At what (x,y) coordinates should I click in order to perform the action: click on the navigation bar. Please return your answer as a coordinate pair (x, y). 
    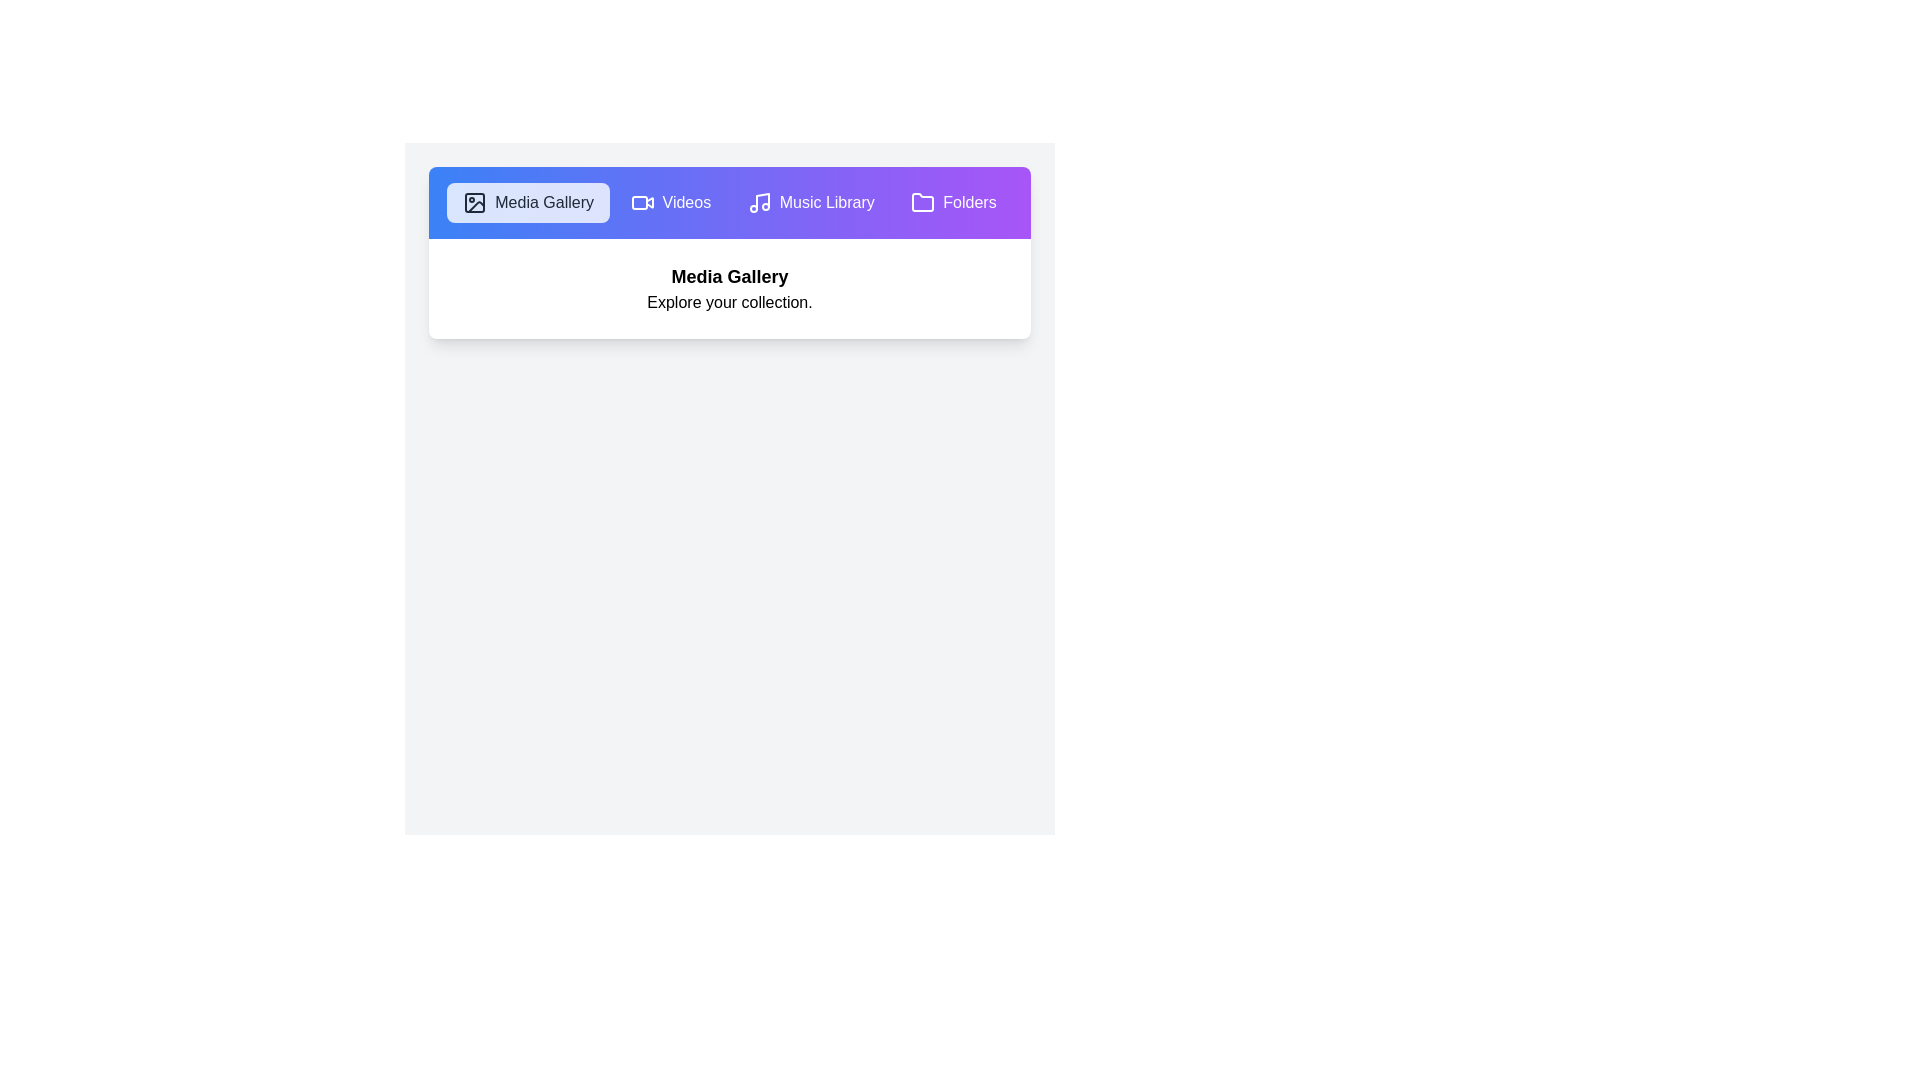
    Looking at the image, I should click on (728, 203).